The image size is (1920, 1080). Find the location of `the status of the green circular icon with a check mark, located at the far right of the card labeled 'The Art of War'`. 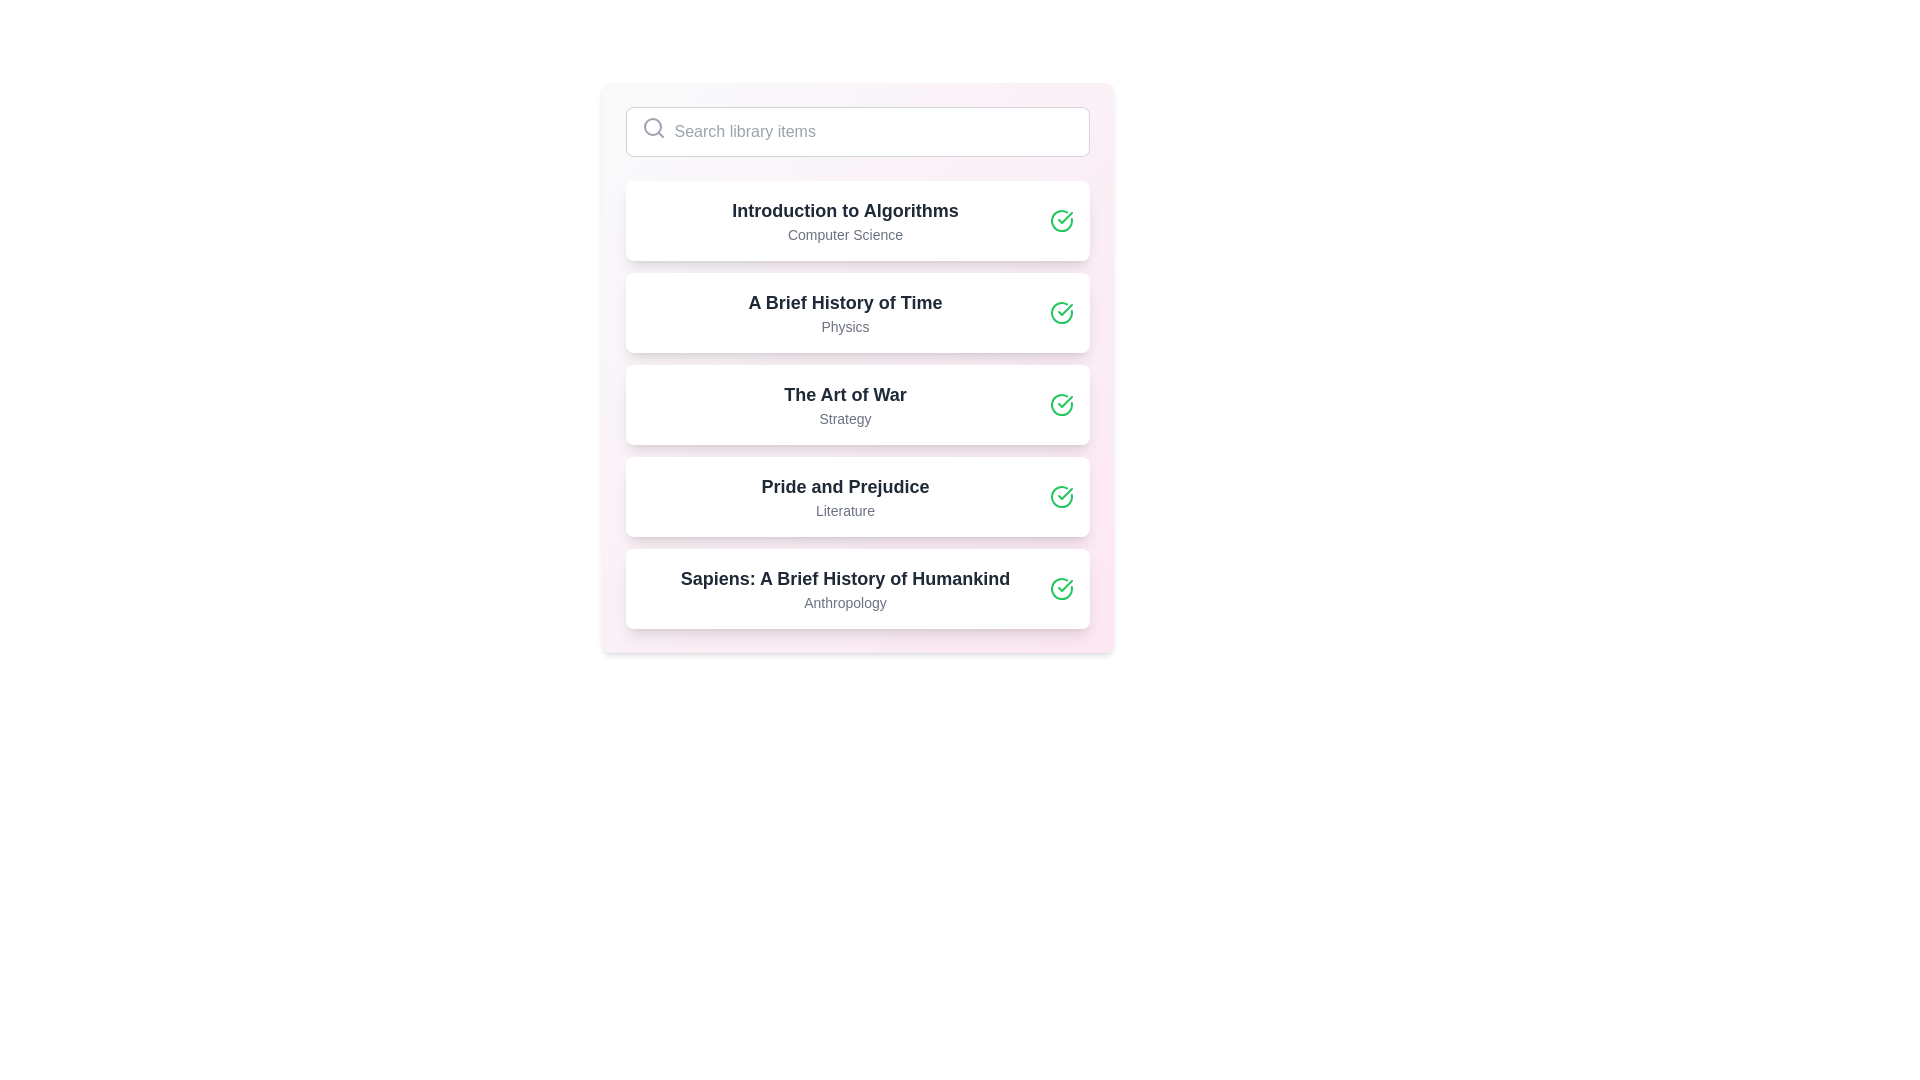

the status of the green circular icon with a check mark, located at the far right of the card labeled 'The Art of War' is located at coordinates (1060, 405).